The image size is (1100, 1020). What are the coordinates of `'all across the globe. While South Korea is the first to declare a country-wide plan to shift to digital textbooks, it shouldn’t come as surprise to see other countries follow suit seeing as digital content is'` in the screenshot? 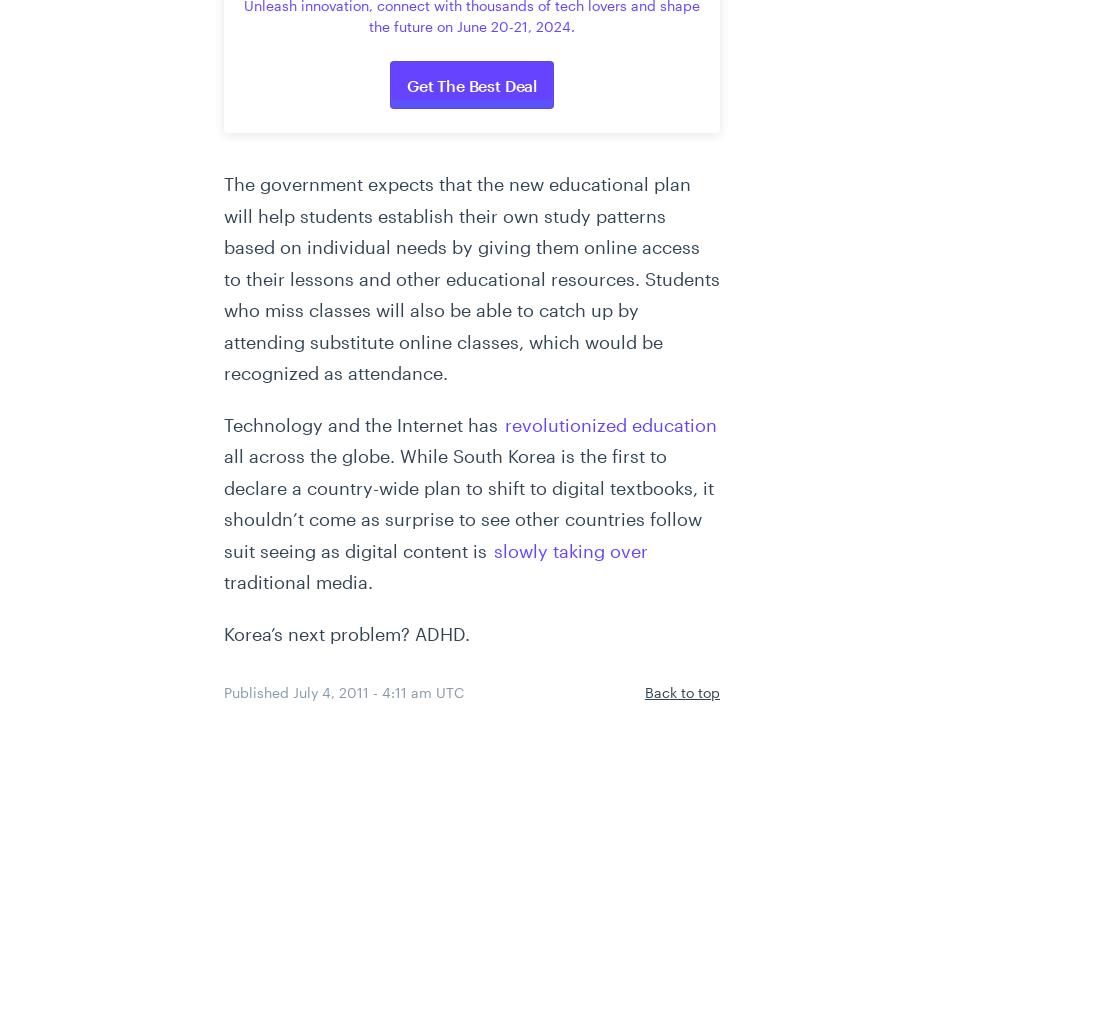 It's located at (223, 502).